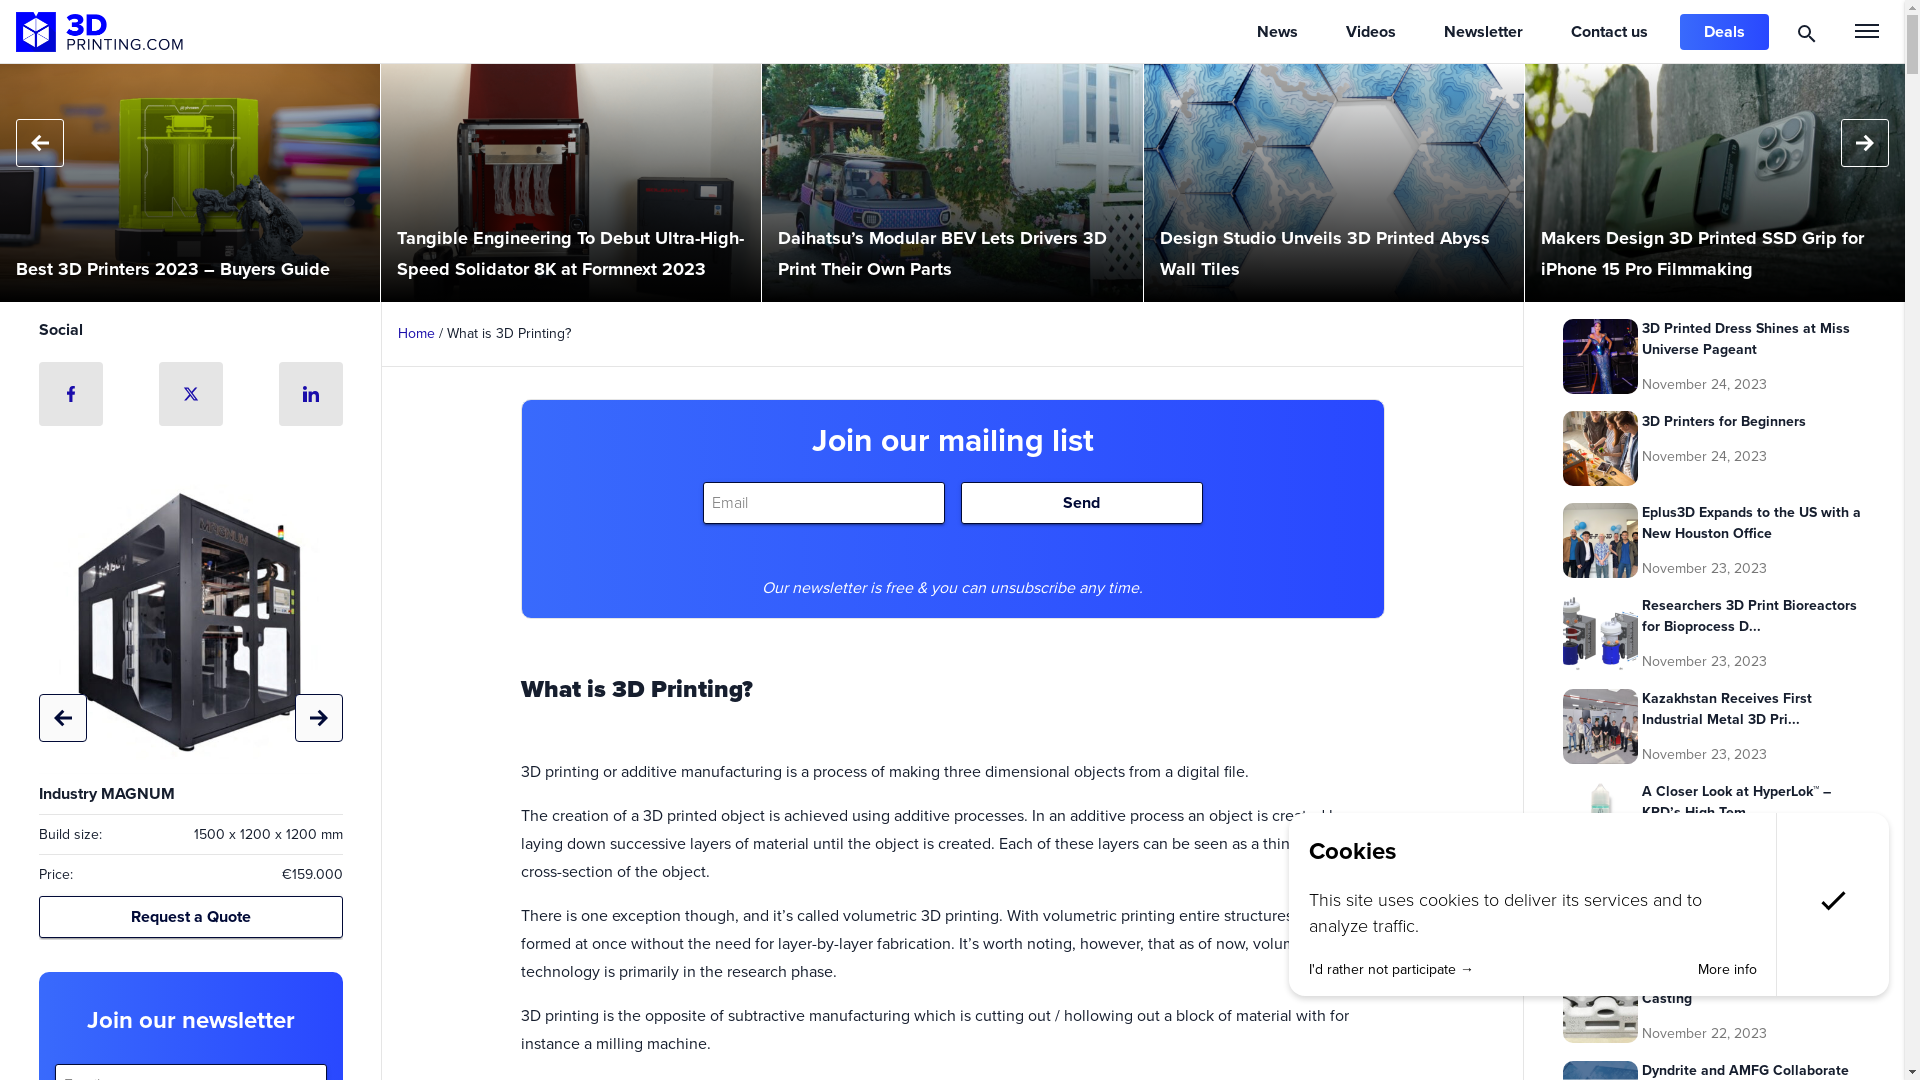 The width and height of the screenshot is (1920, 1080). Describe the element at coordinates (1712, 447) in the screenshot. I see `'3D Printers for Beginners` at that location.